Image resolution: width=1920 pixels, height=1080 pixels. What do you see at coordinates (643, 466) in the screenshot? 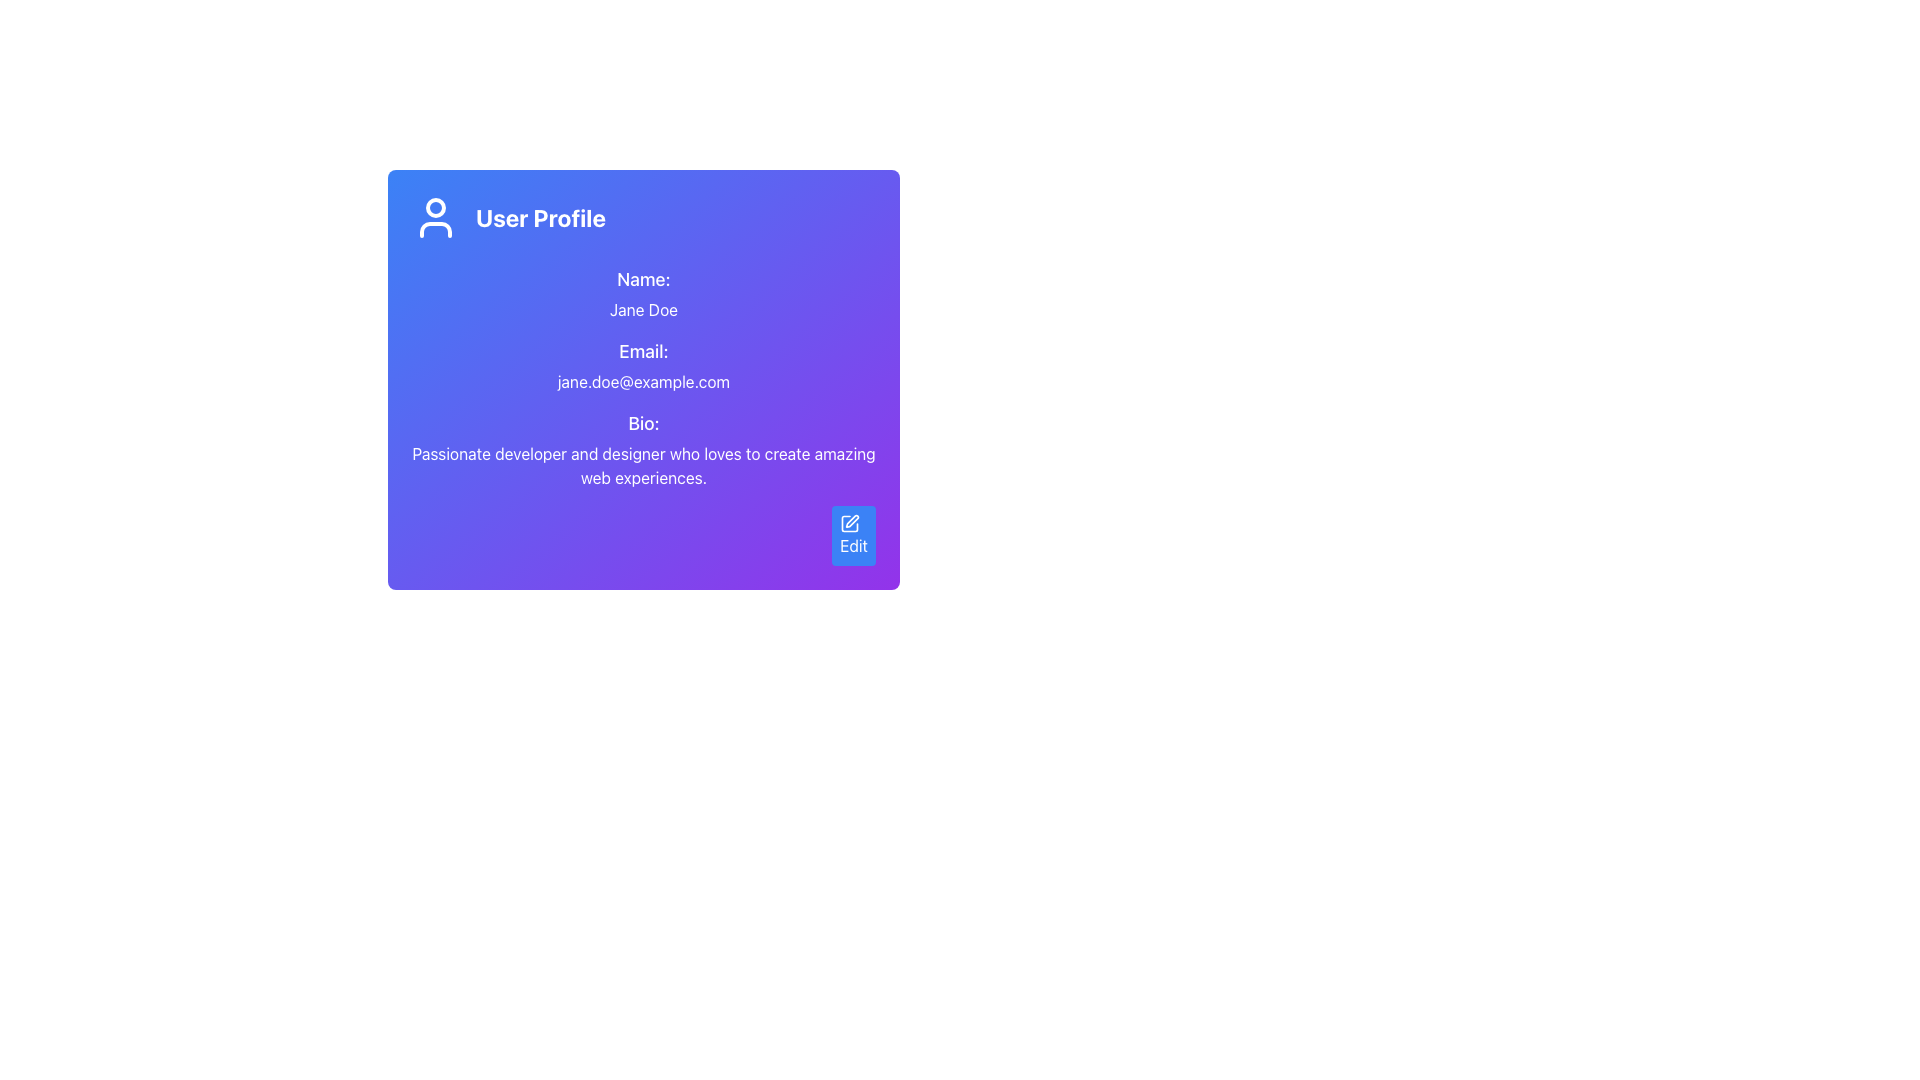
I see `the static text displaying 'Passionate developer and designer who loves to create amazing web experiences.' located under the 'Bio:' label in the user profile section` at bounding box center [643, 466].